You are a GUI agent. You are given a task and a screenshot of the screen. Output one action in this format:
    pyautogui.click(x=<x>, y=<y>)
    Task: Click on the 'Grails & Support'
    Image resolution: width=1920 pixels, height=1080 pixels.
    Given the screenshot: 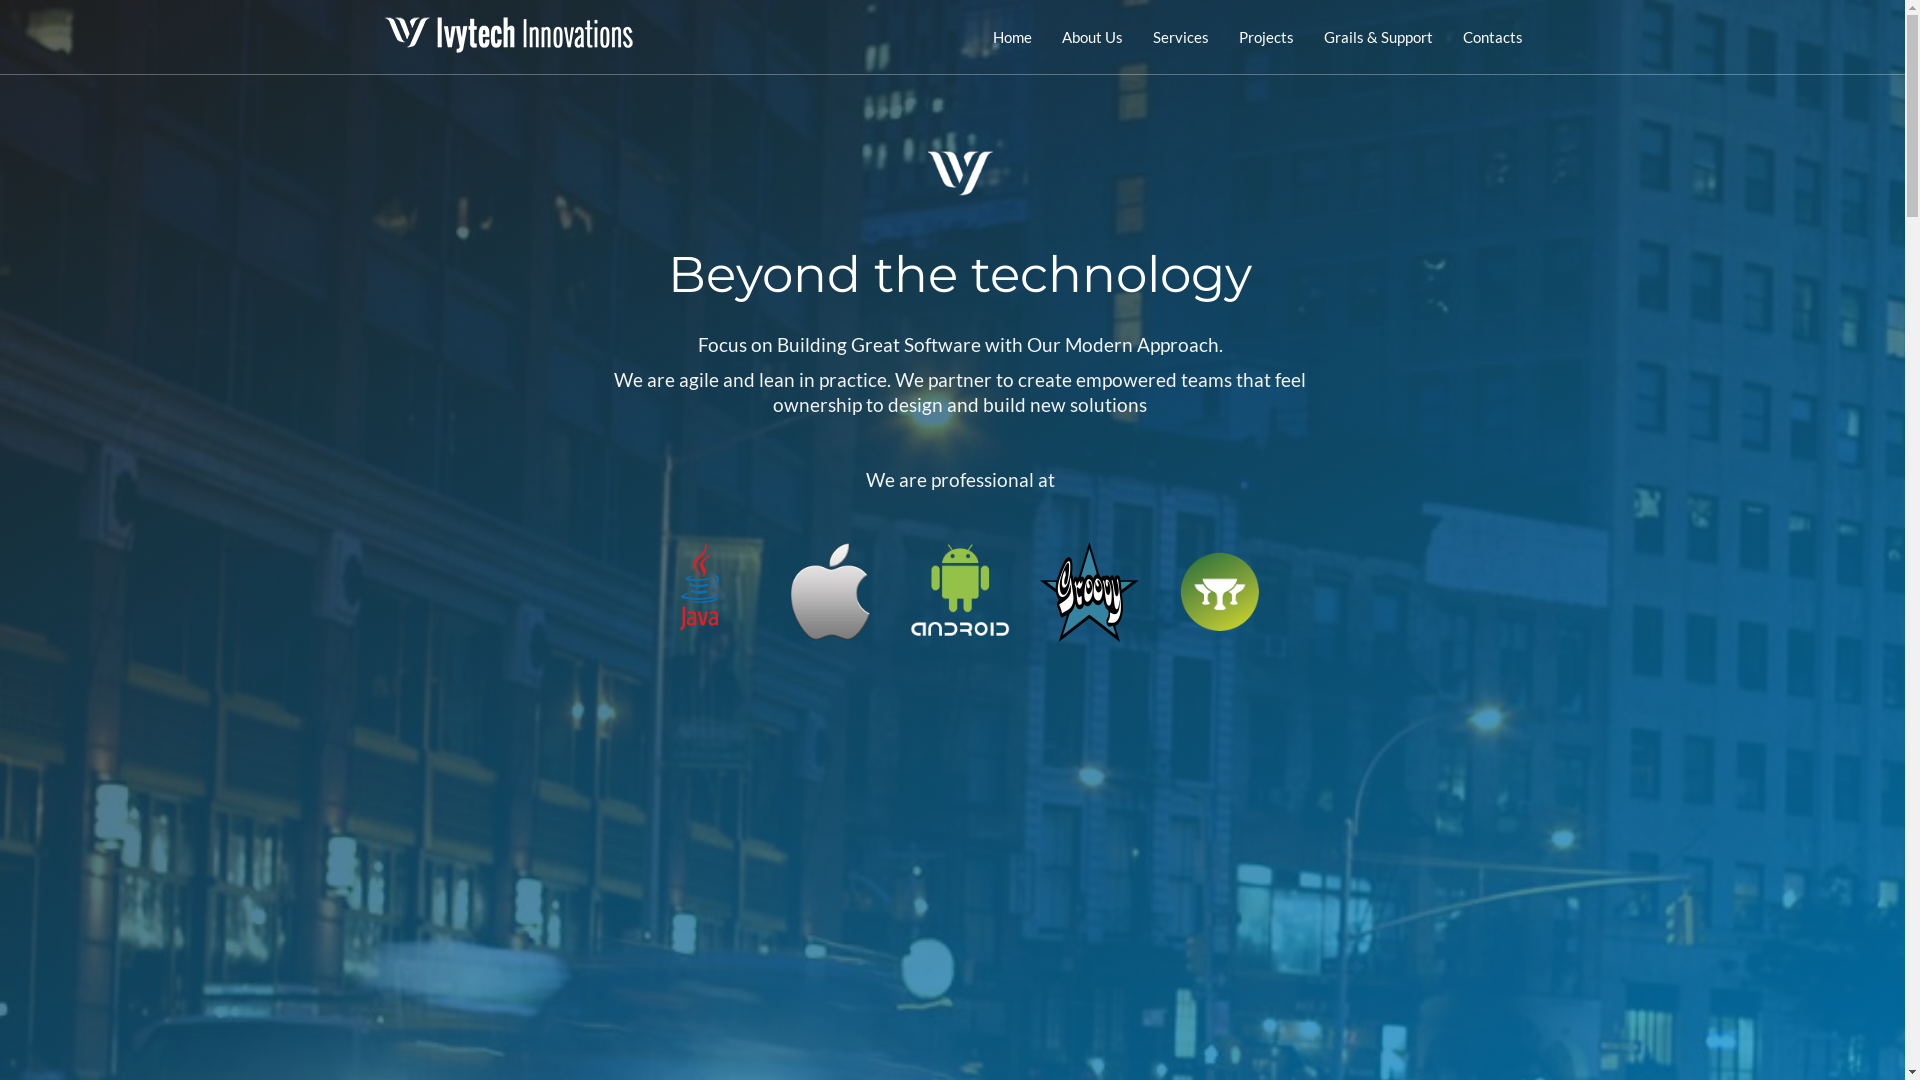 What is the action you would take?
    pyautogui.click(x=1376, y=37)
    